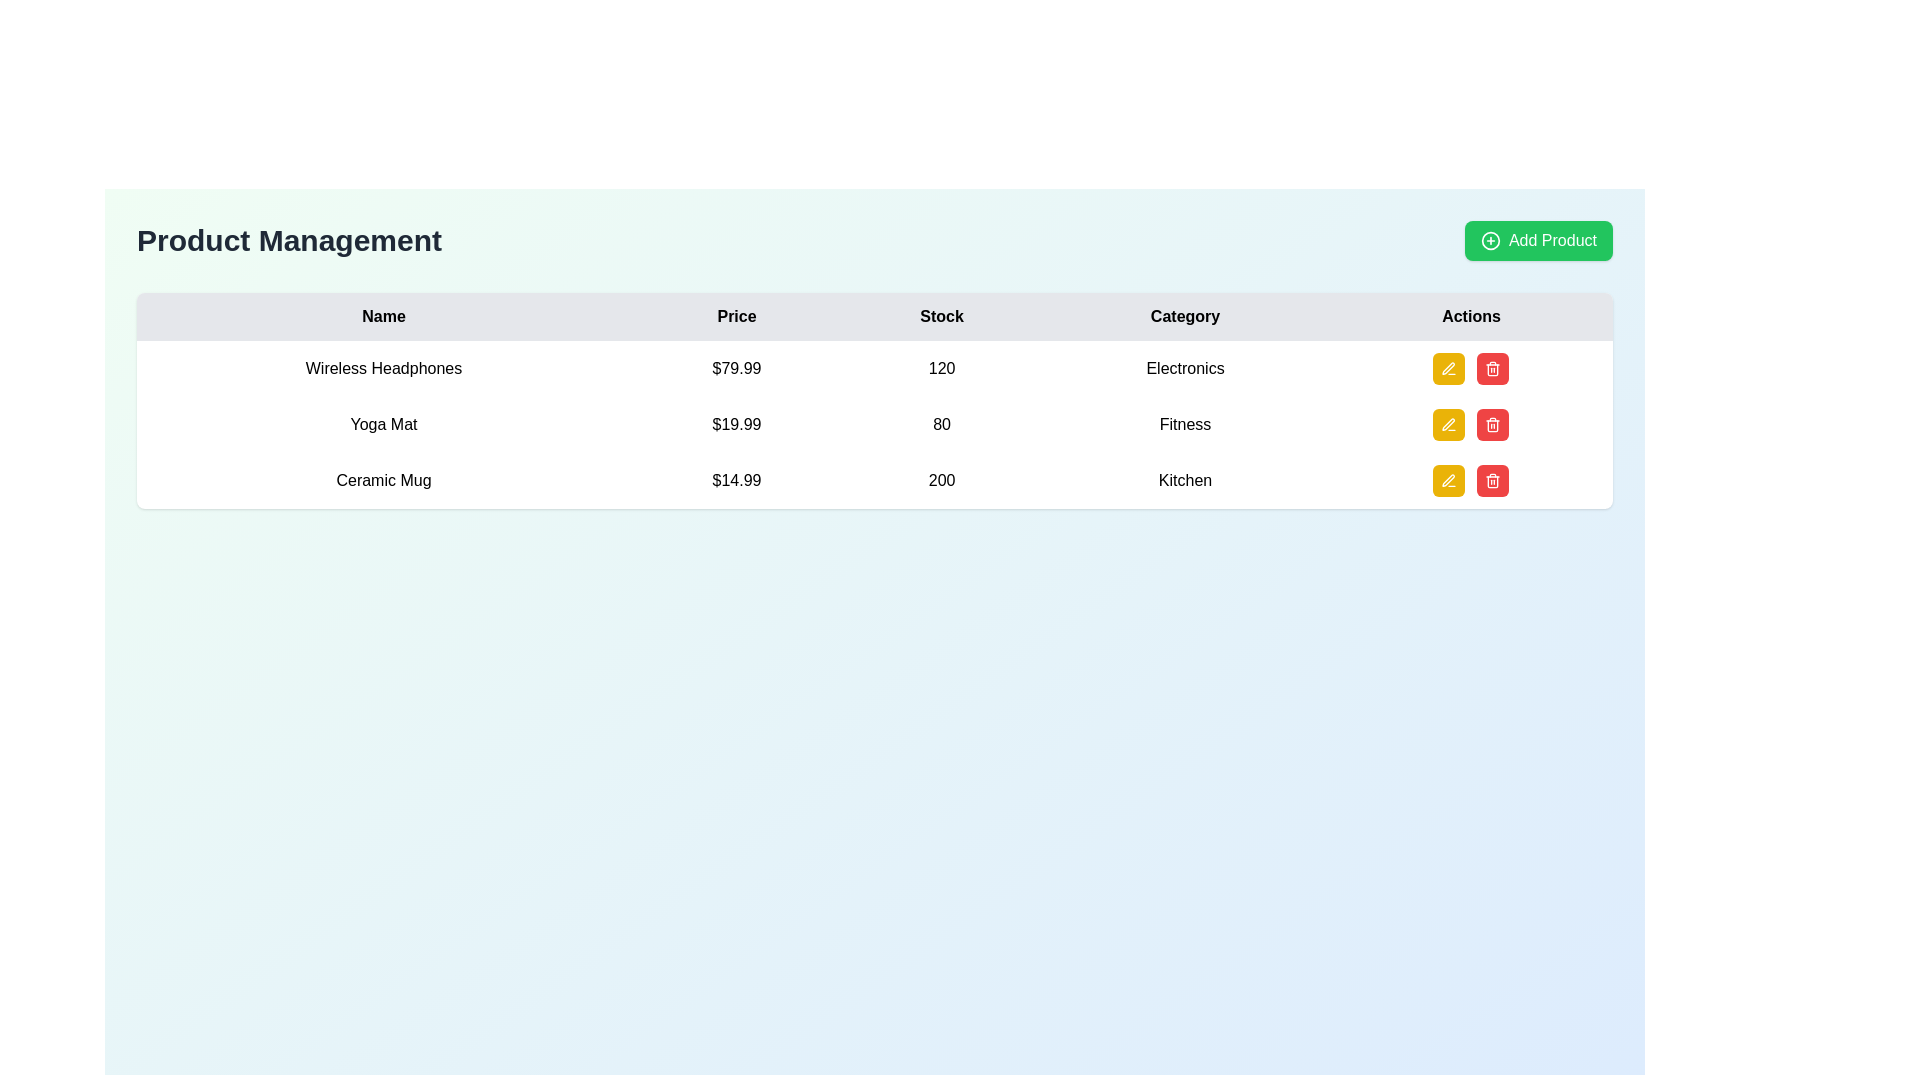 Image resolution: width=1920 pixels, height=1080 pixels. I want to click on the trash can icon button in the 'Actions' column for the 'Ceramic Mug' row, so click(1493, 481).